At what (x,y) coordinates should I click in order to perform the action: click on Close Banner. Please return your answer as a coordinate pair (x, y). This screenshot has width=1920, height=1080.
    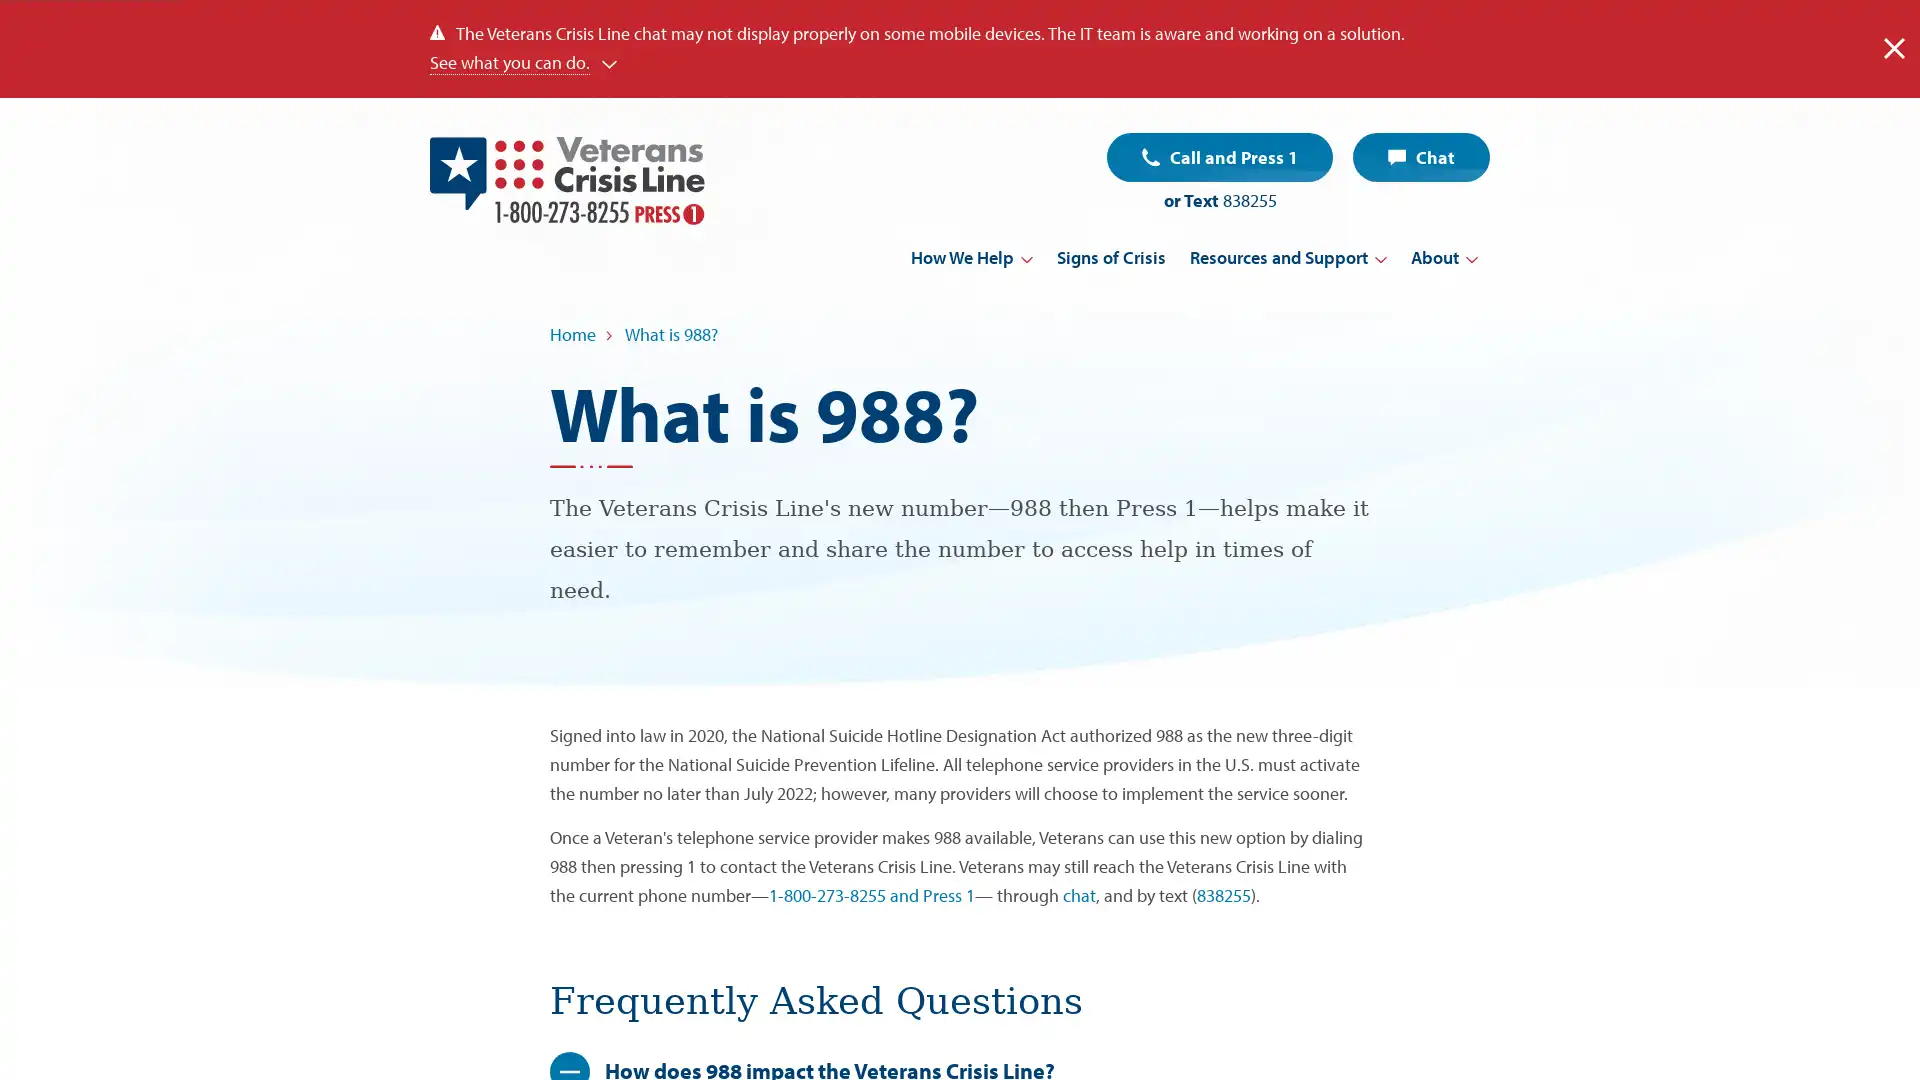
    Looking at the image, I should click on (1893, 47).